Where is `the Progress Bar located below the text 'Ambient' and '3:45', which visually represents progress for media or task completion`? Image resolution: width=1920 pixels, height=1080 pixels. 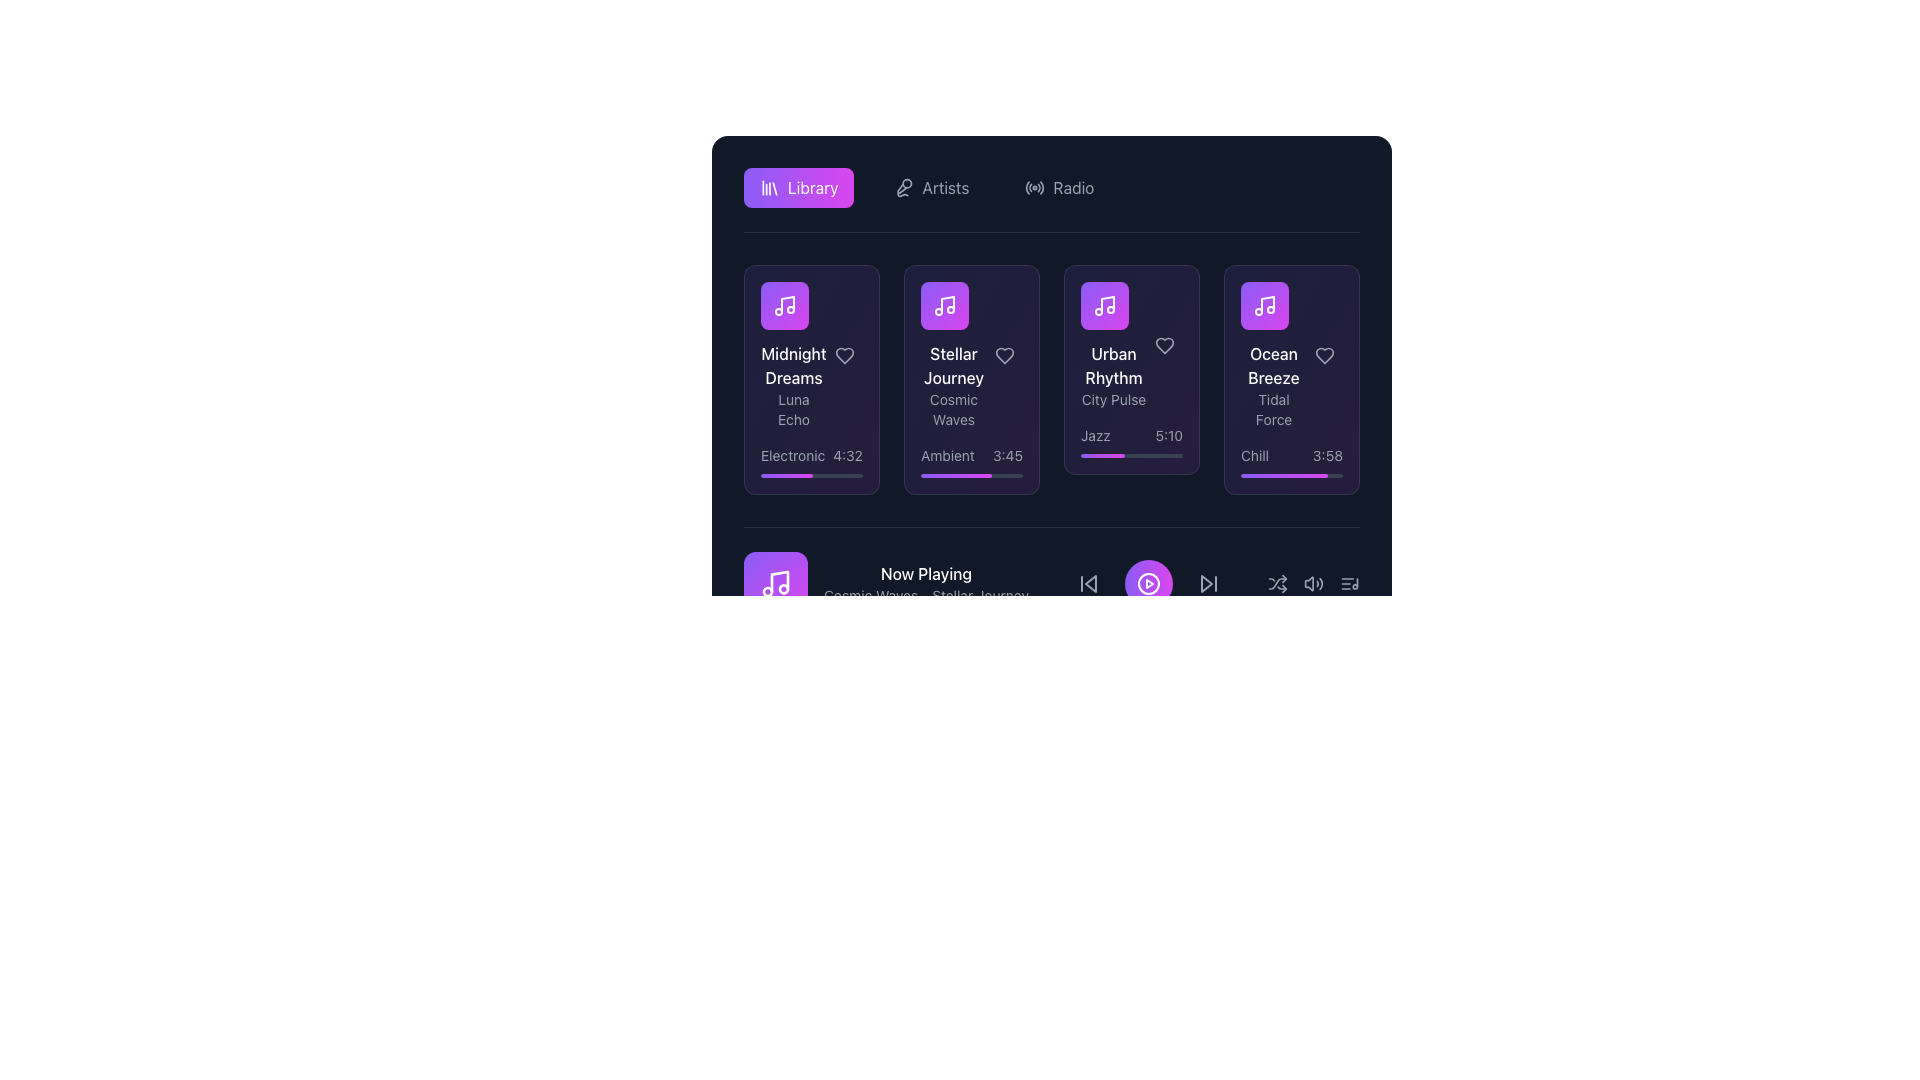
the Progress Bar located below the text 'Ambient' and '3:45', which visually represents progress for media or task completion is located at coordinates (971, 475).